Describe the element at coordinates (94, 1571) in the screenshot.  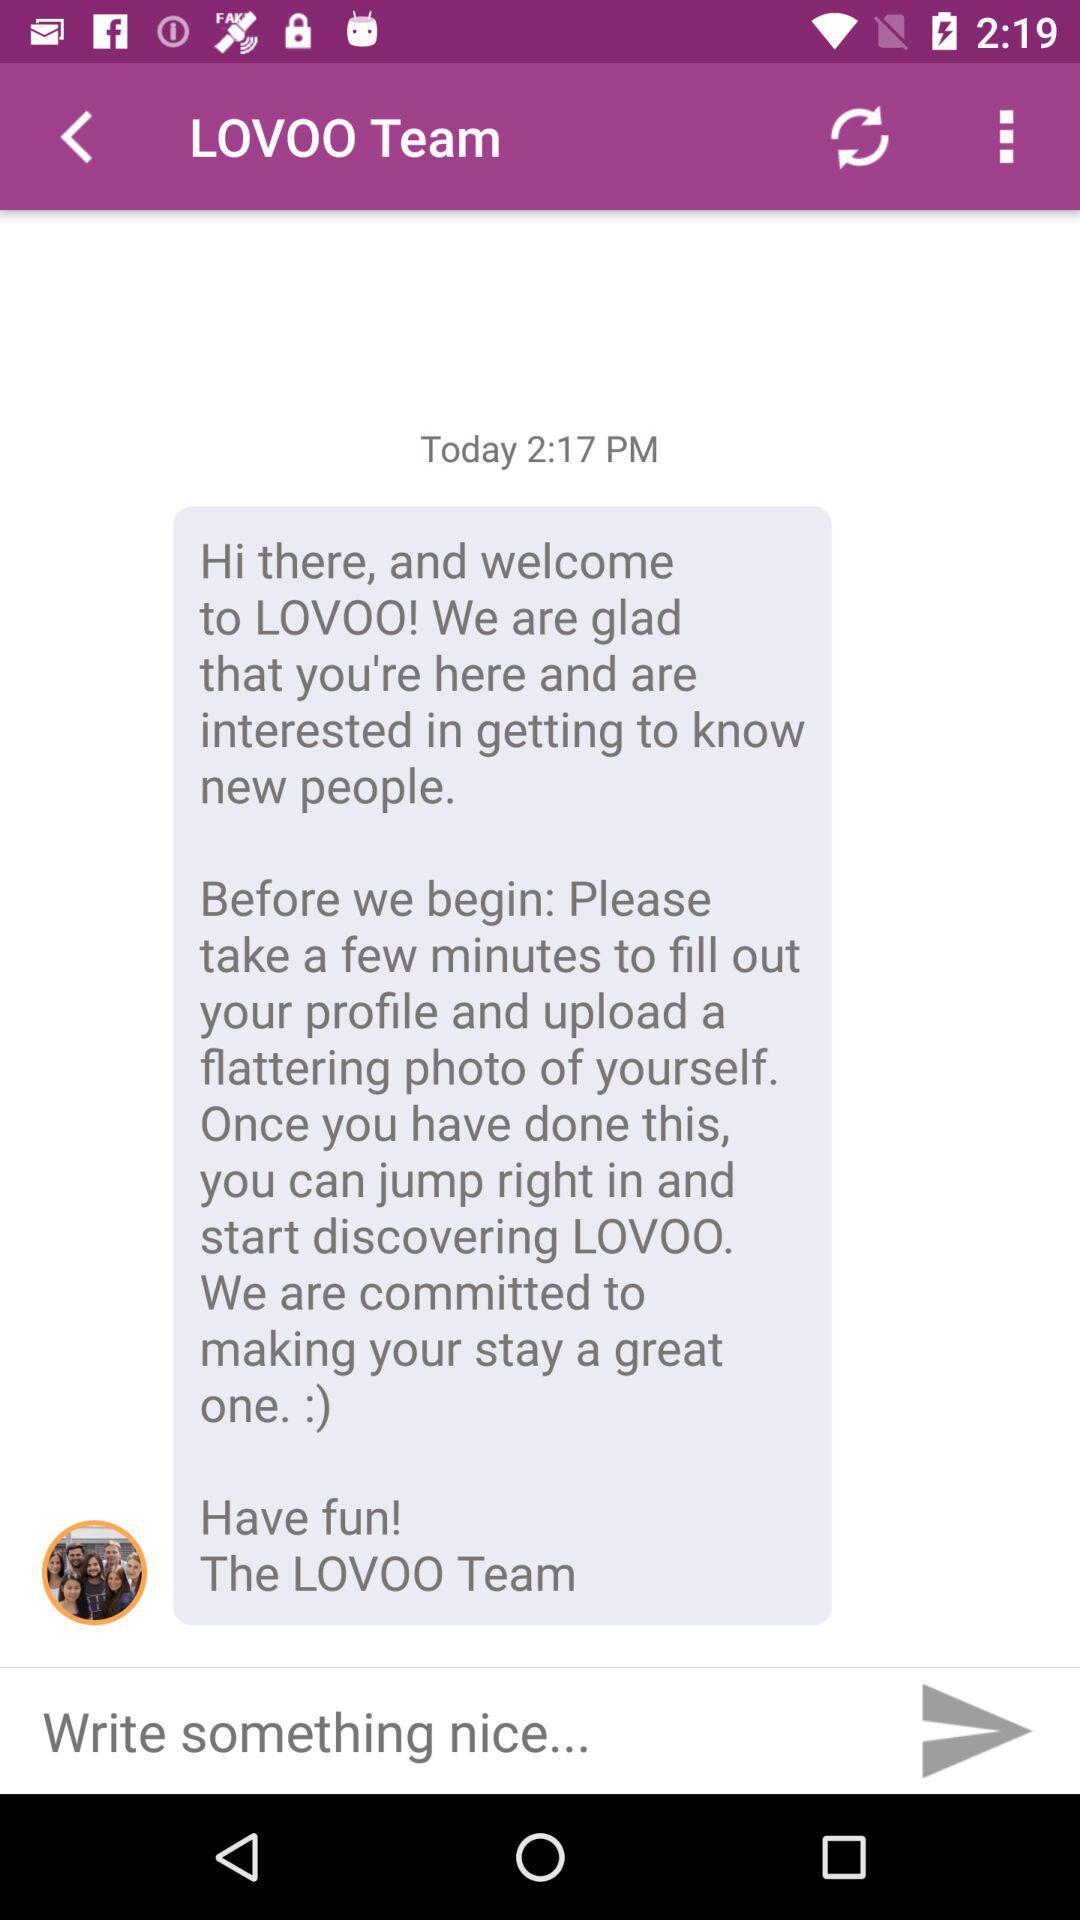
I see `the item to the left of the hi there and icon` at that location.